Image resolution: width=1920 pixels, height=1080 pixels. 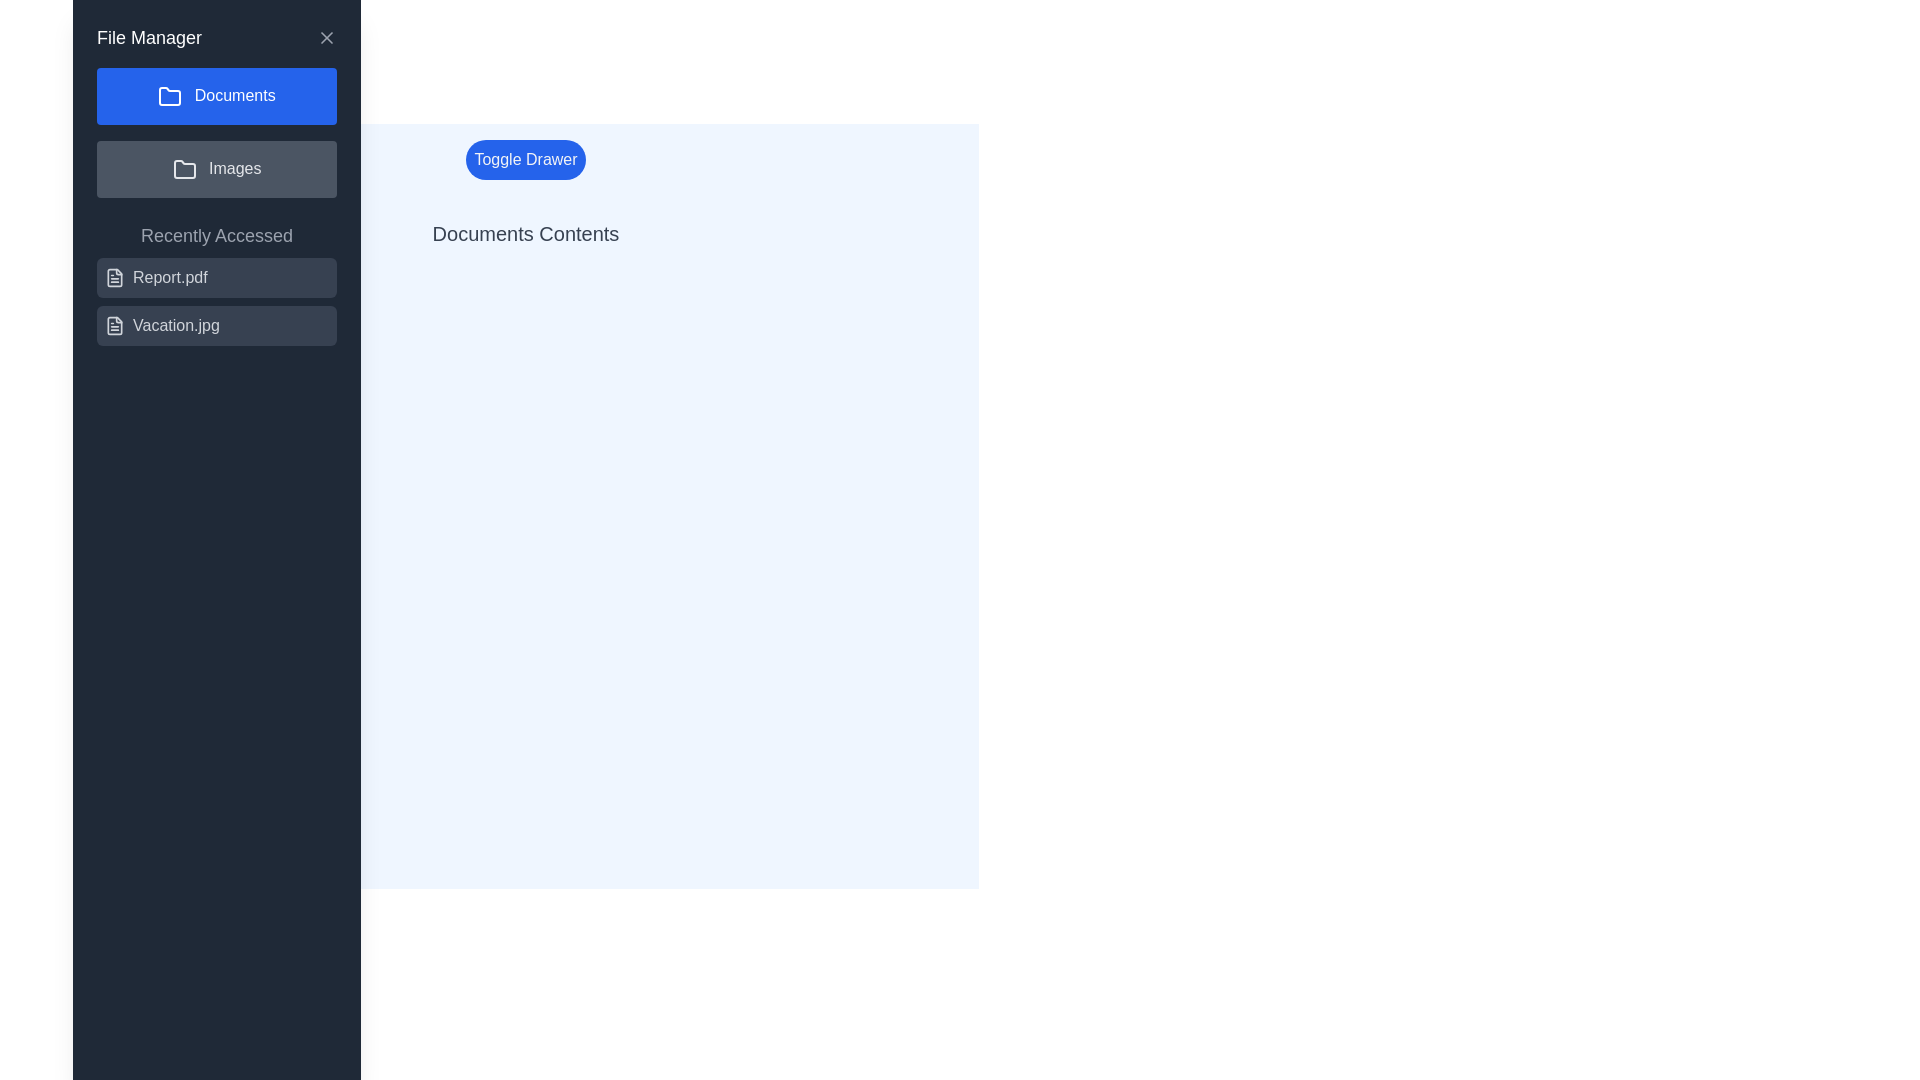 I want to click on the folder icon in the left sidebar, which is styled with a modern flat design and is associated with the 'Images' text label, so click(x=184, y=168).